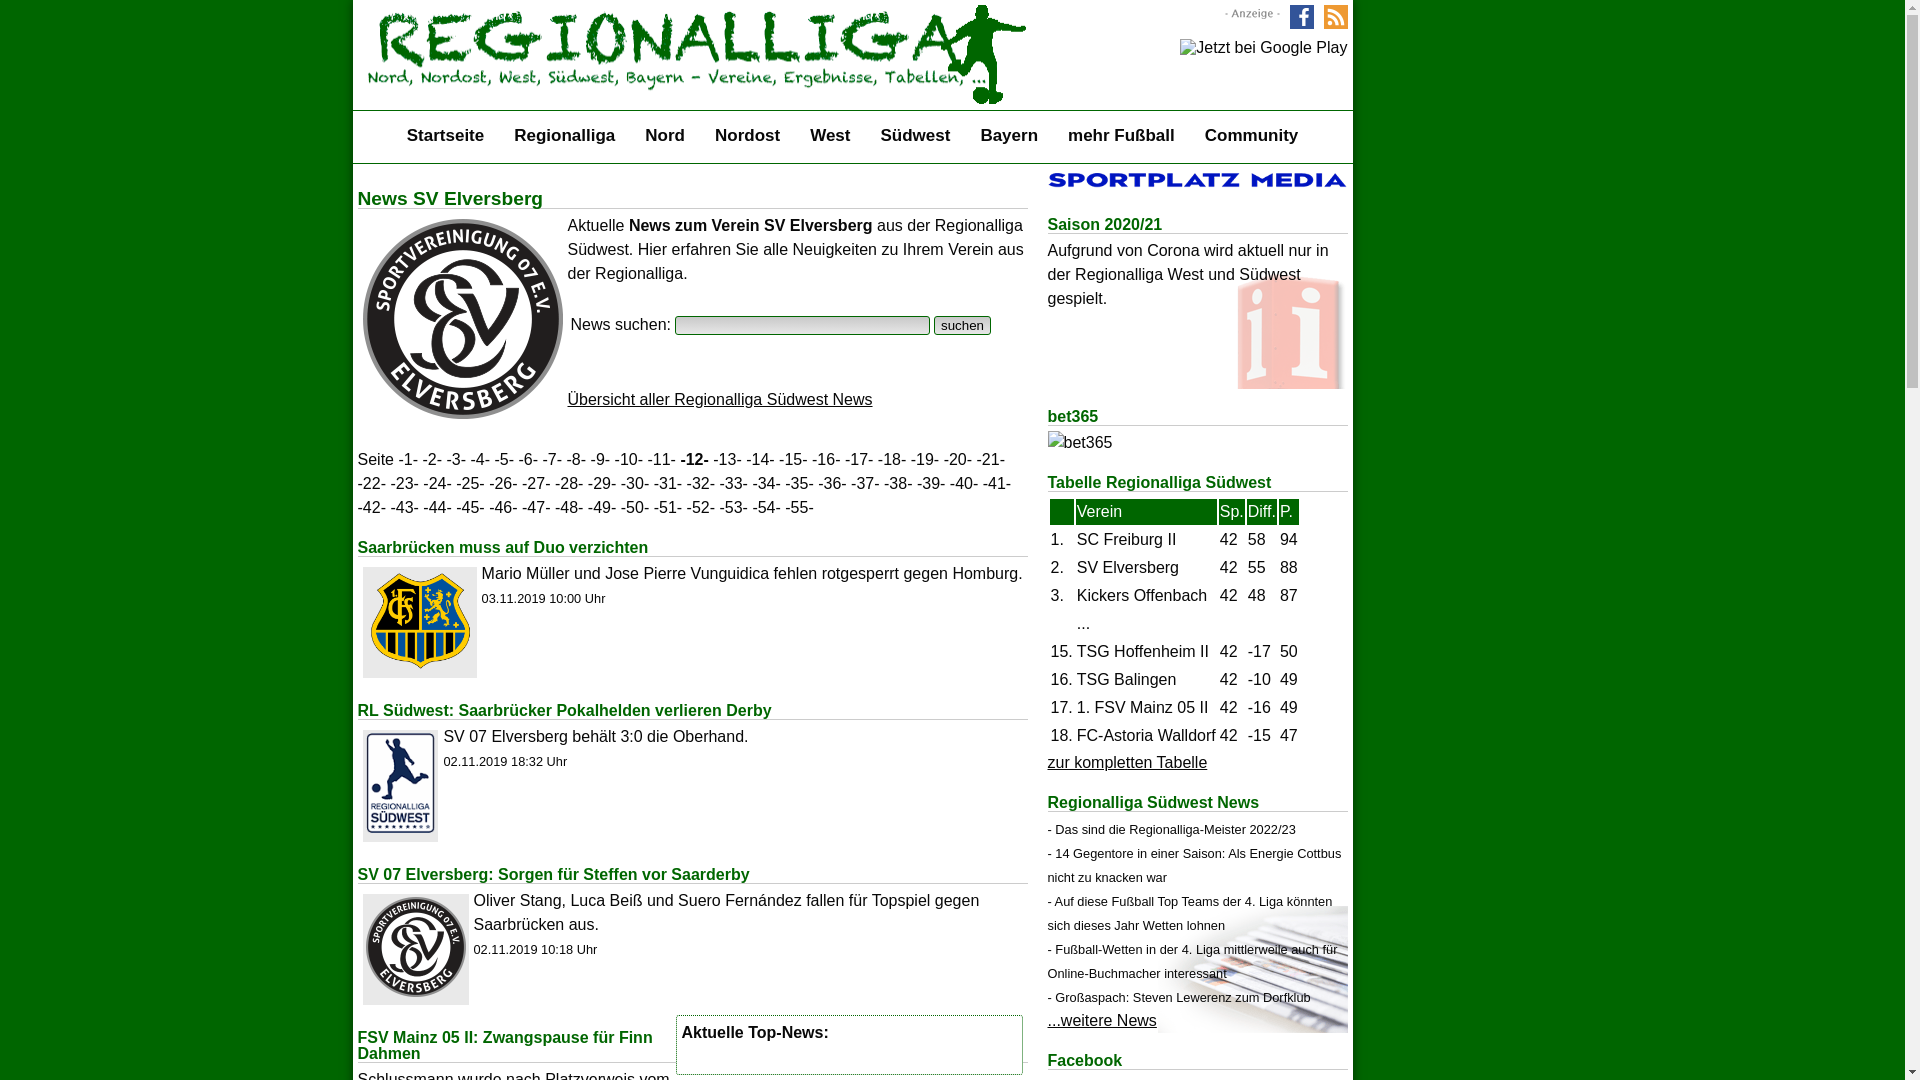  I want to click on '-42-', so click(372, 506).